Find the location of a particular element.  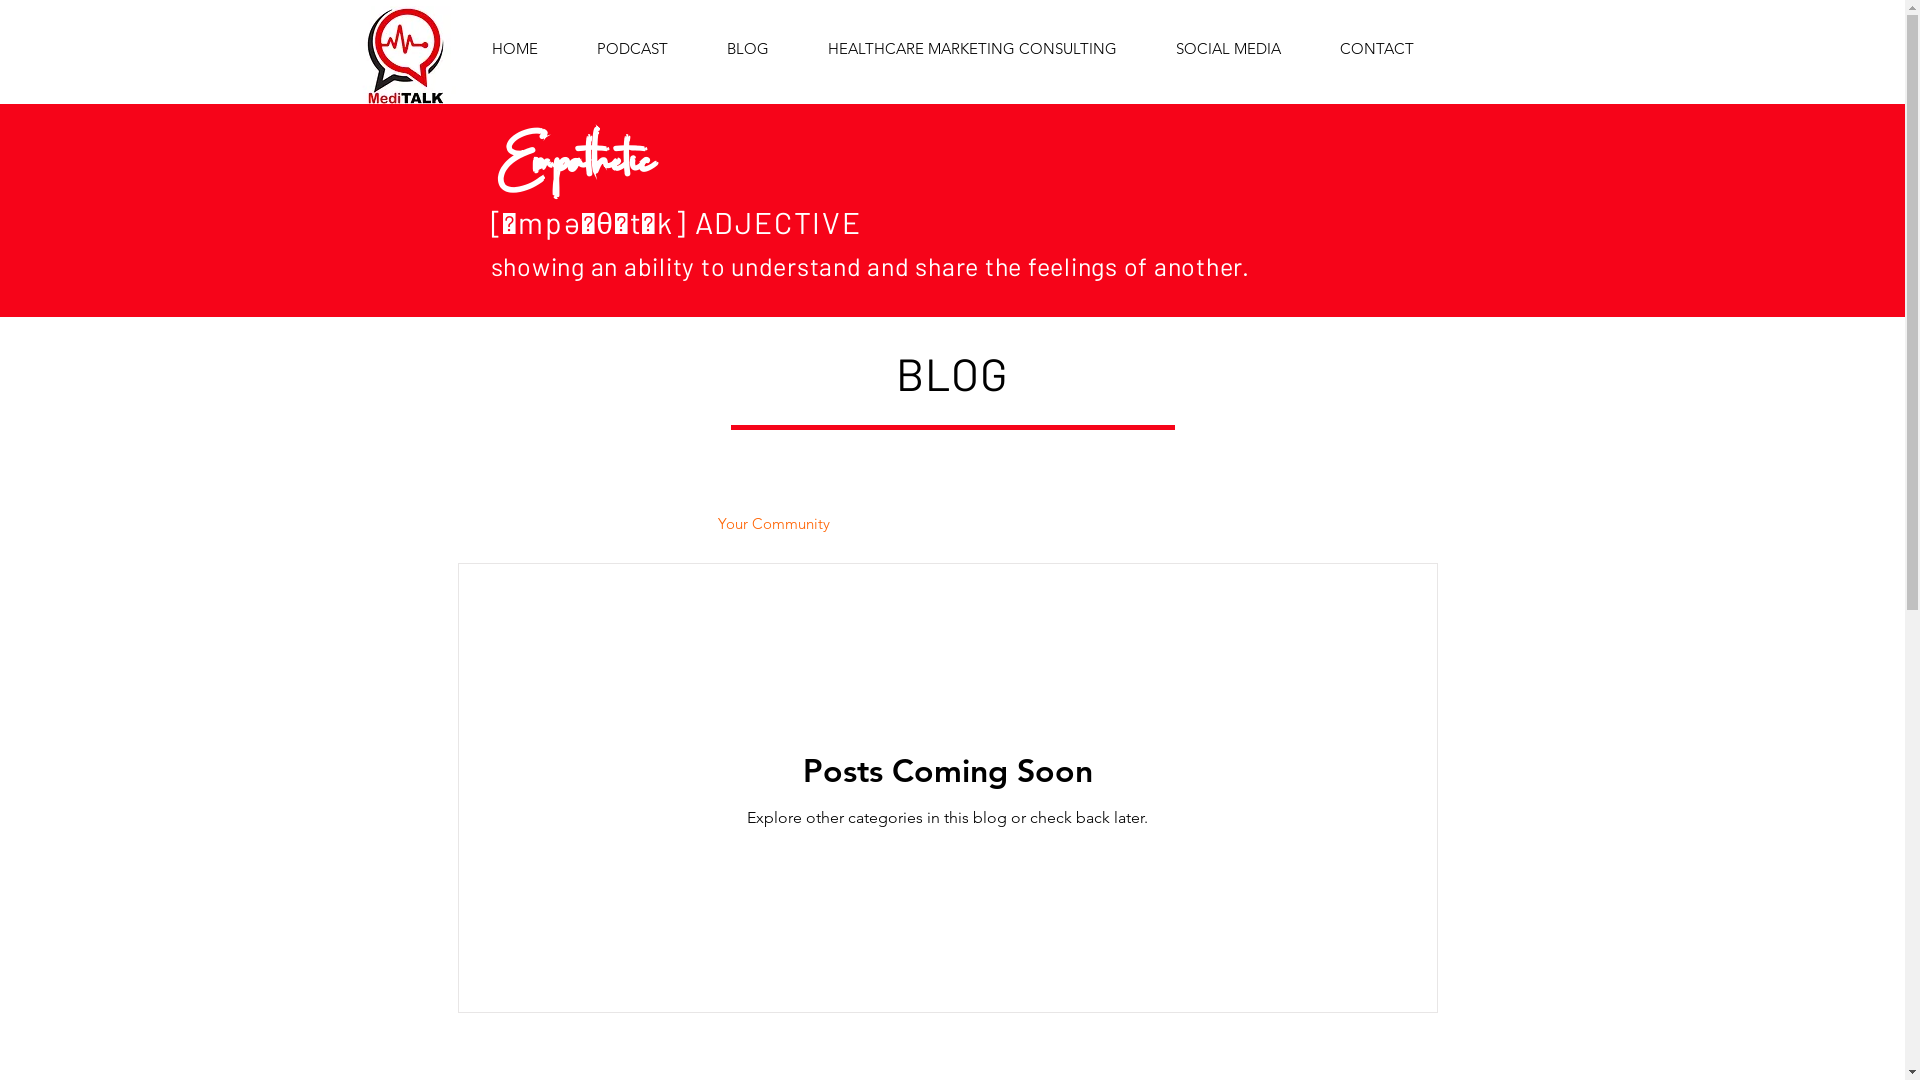

'HOME' is located at coordinates (514, 48).